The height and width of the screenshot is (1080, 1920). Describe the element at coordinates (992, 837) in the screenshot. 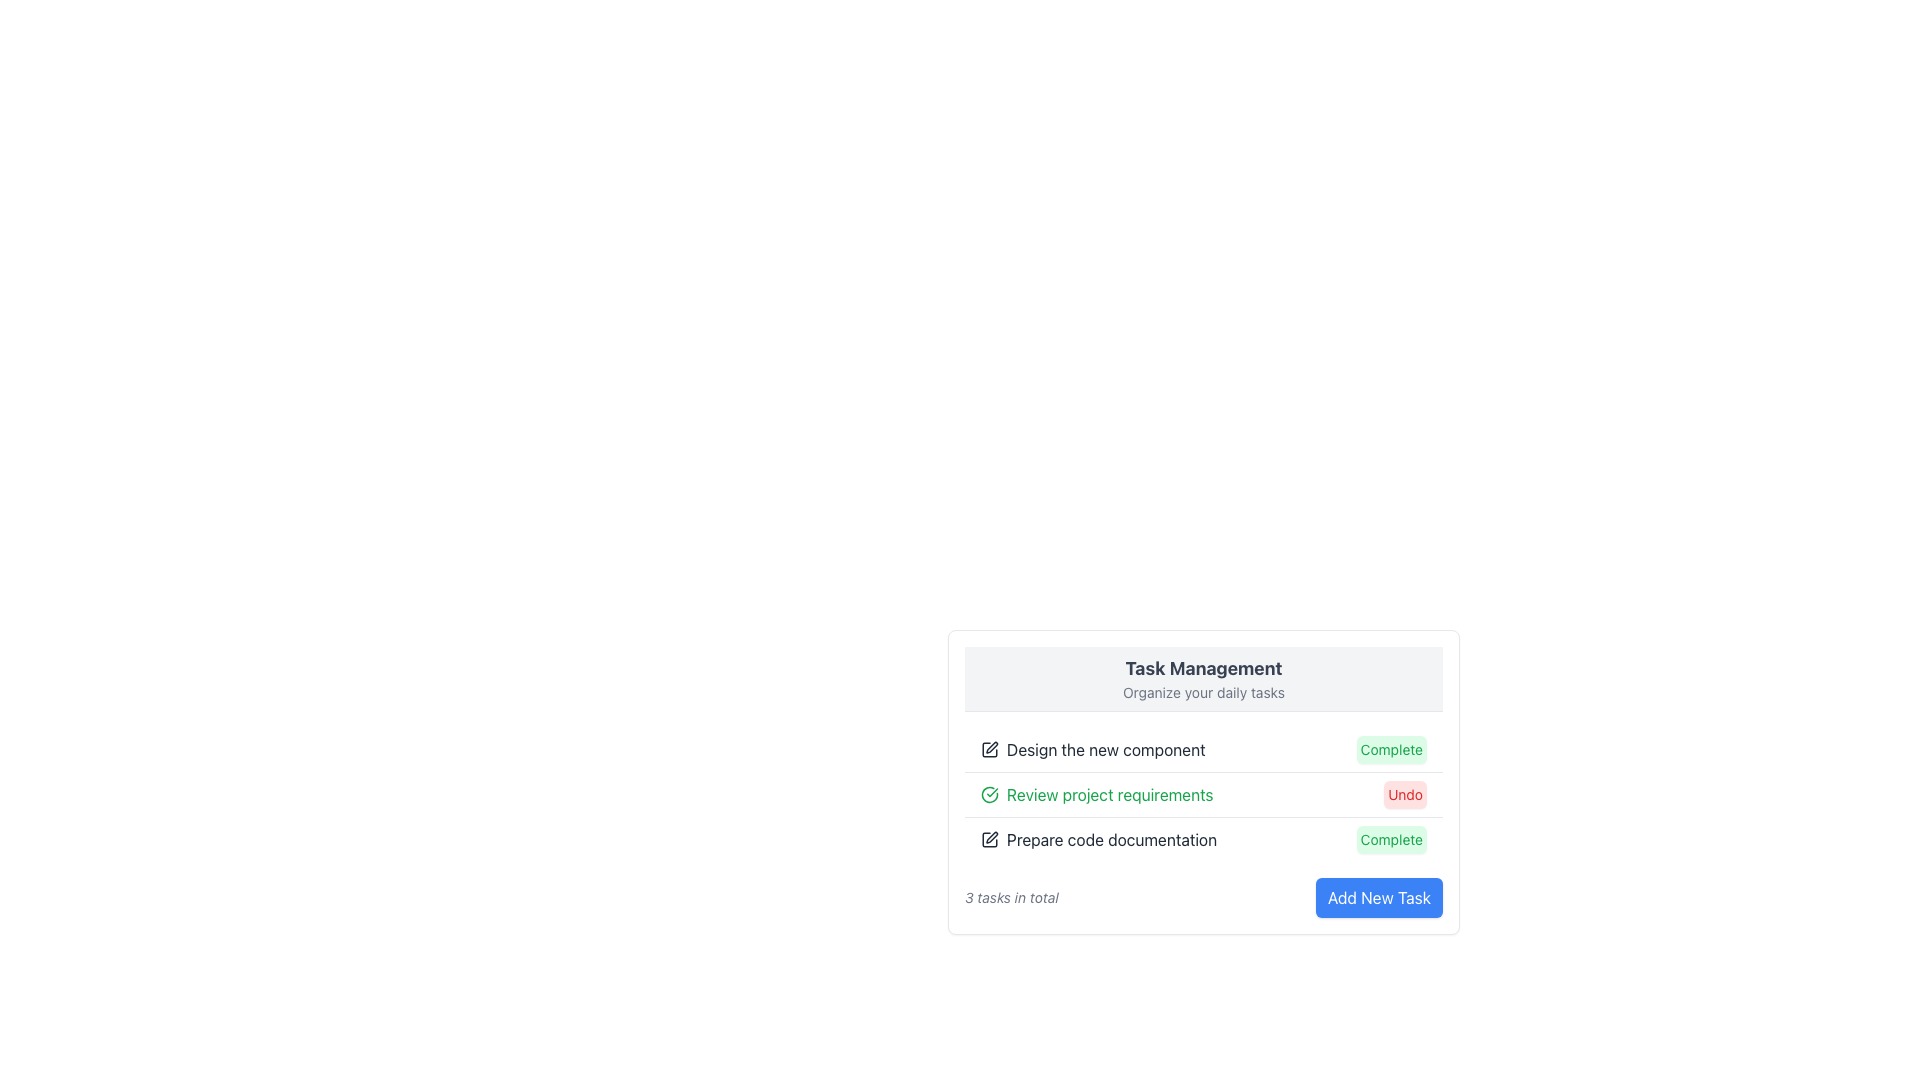

I see `the pencil icon within a square outline` at that location.